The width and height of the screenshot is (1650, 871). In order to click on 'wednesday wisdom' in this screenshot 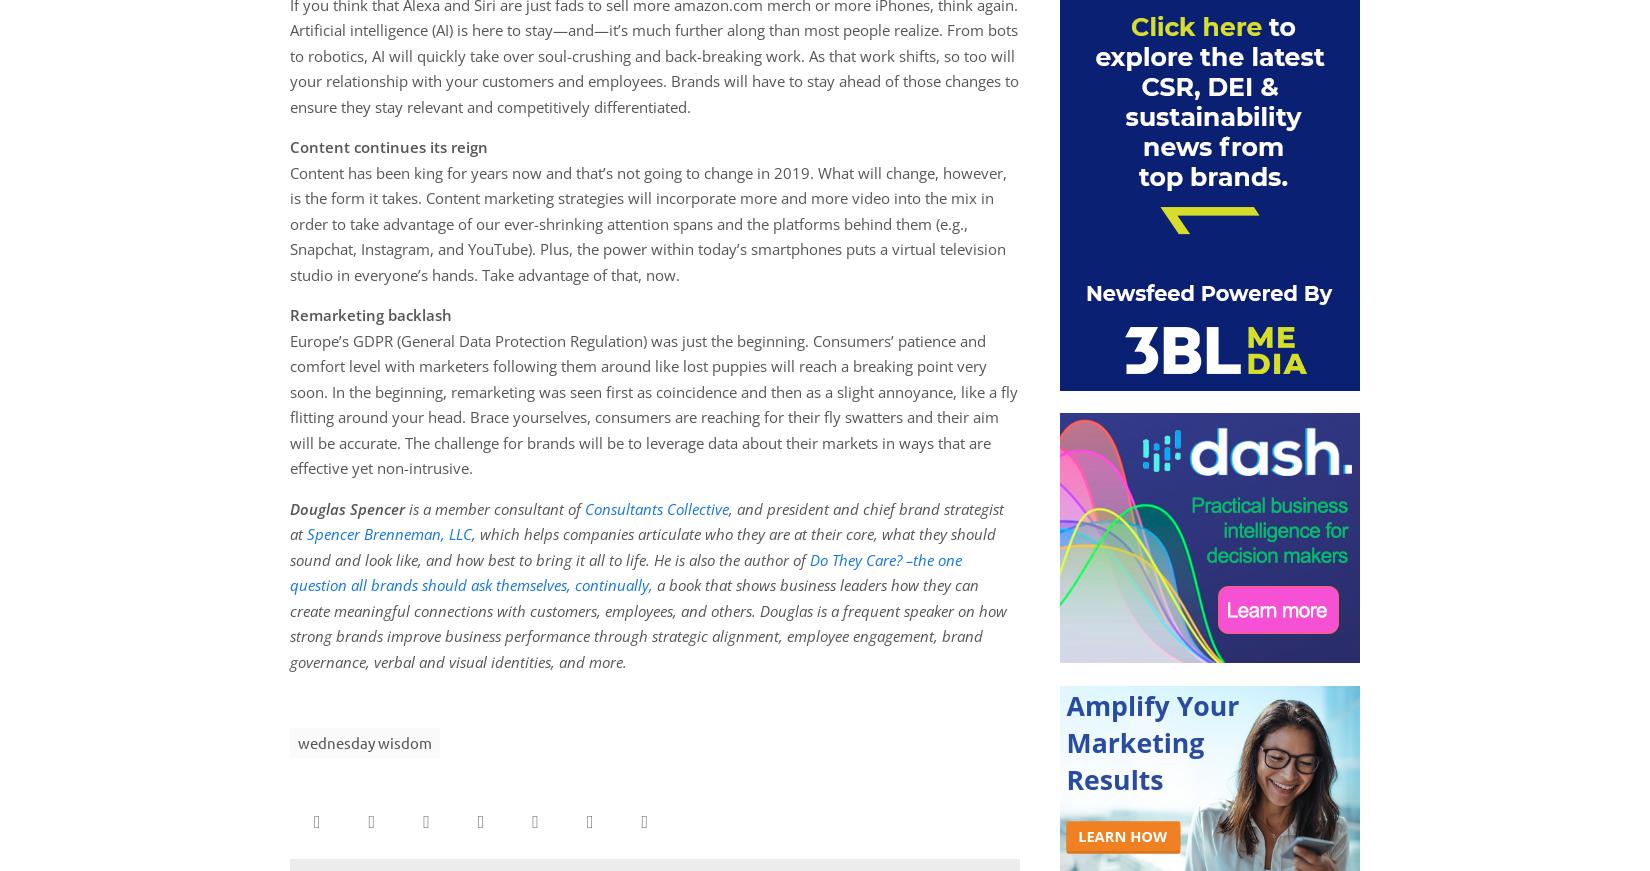, I will do `click(364, 742)`.